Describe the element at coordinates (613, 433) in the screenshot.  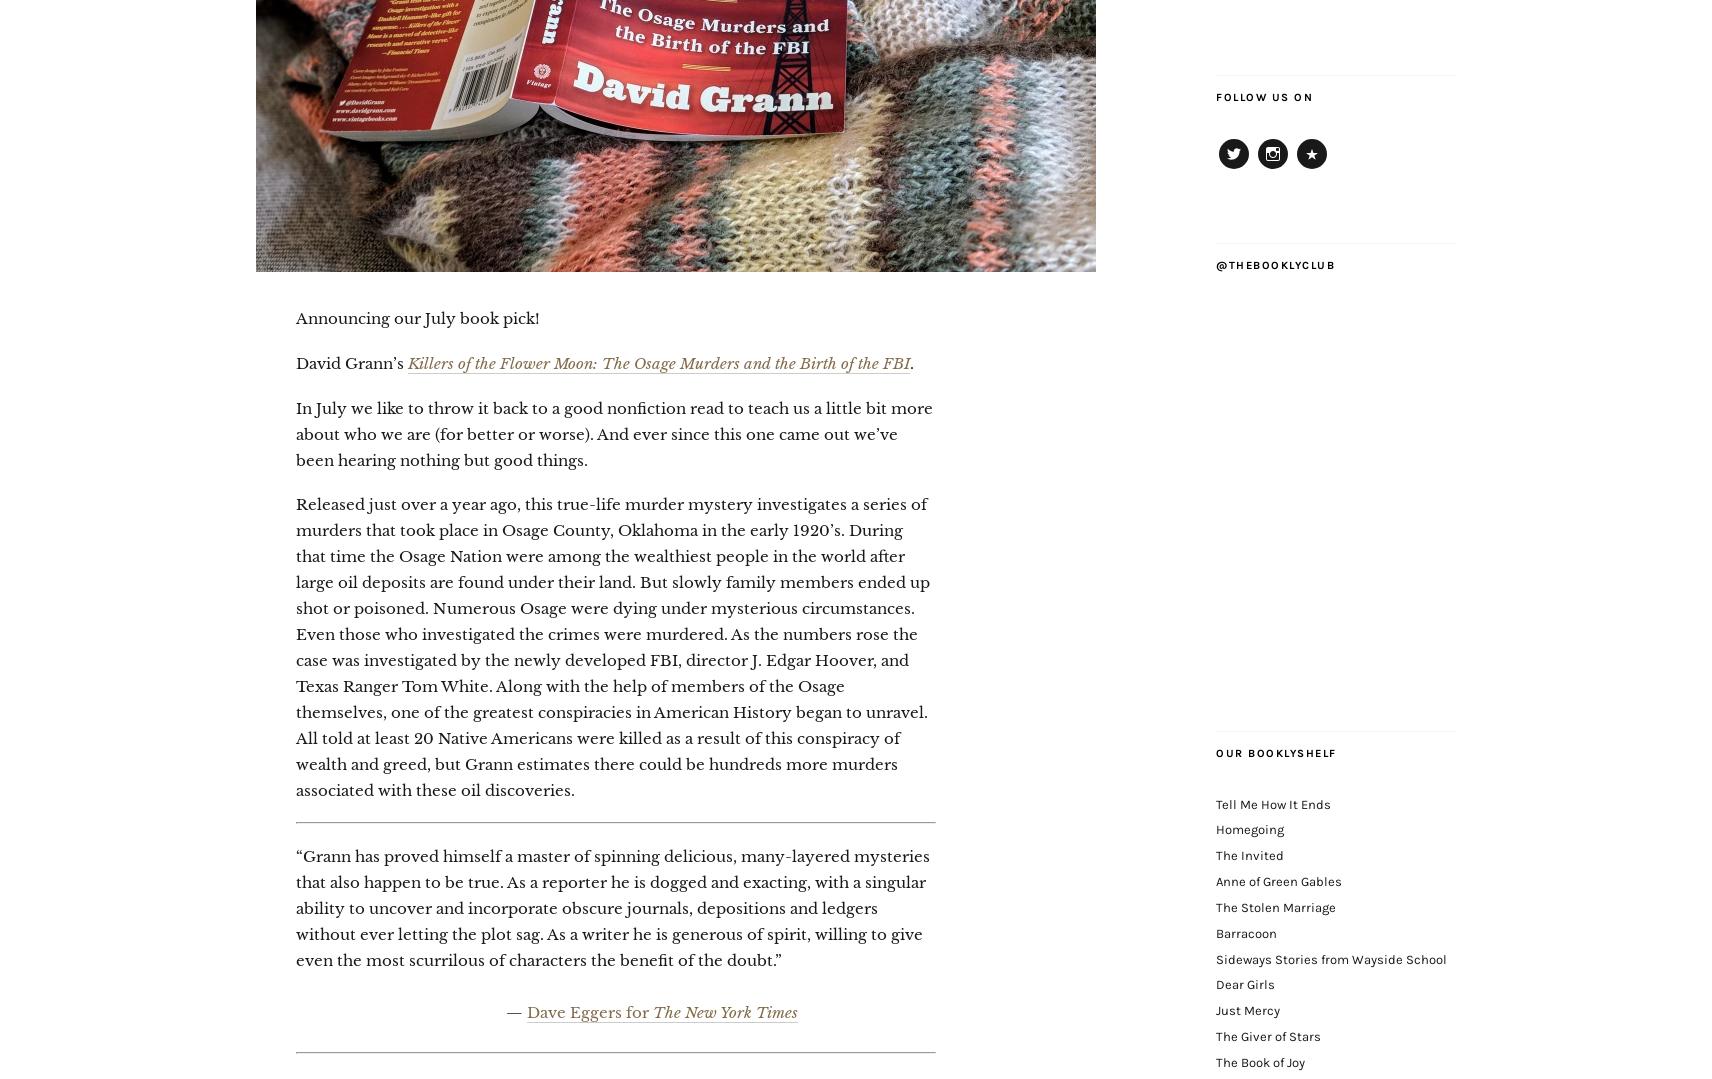
I see `'In July we like to throw it back to a good nonfiction read to teach us a little bit more about who we are (for better or worse). And ever since this one came out we’ve been hearing nothing but good things.'` at that location.